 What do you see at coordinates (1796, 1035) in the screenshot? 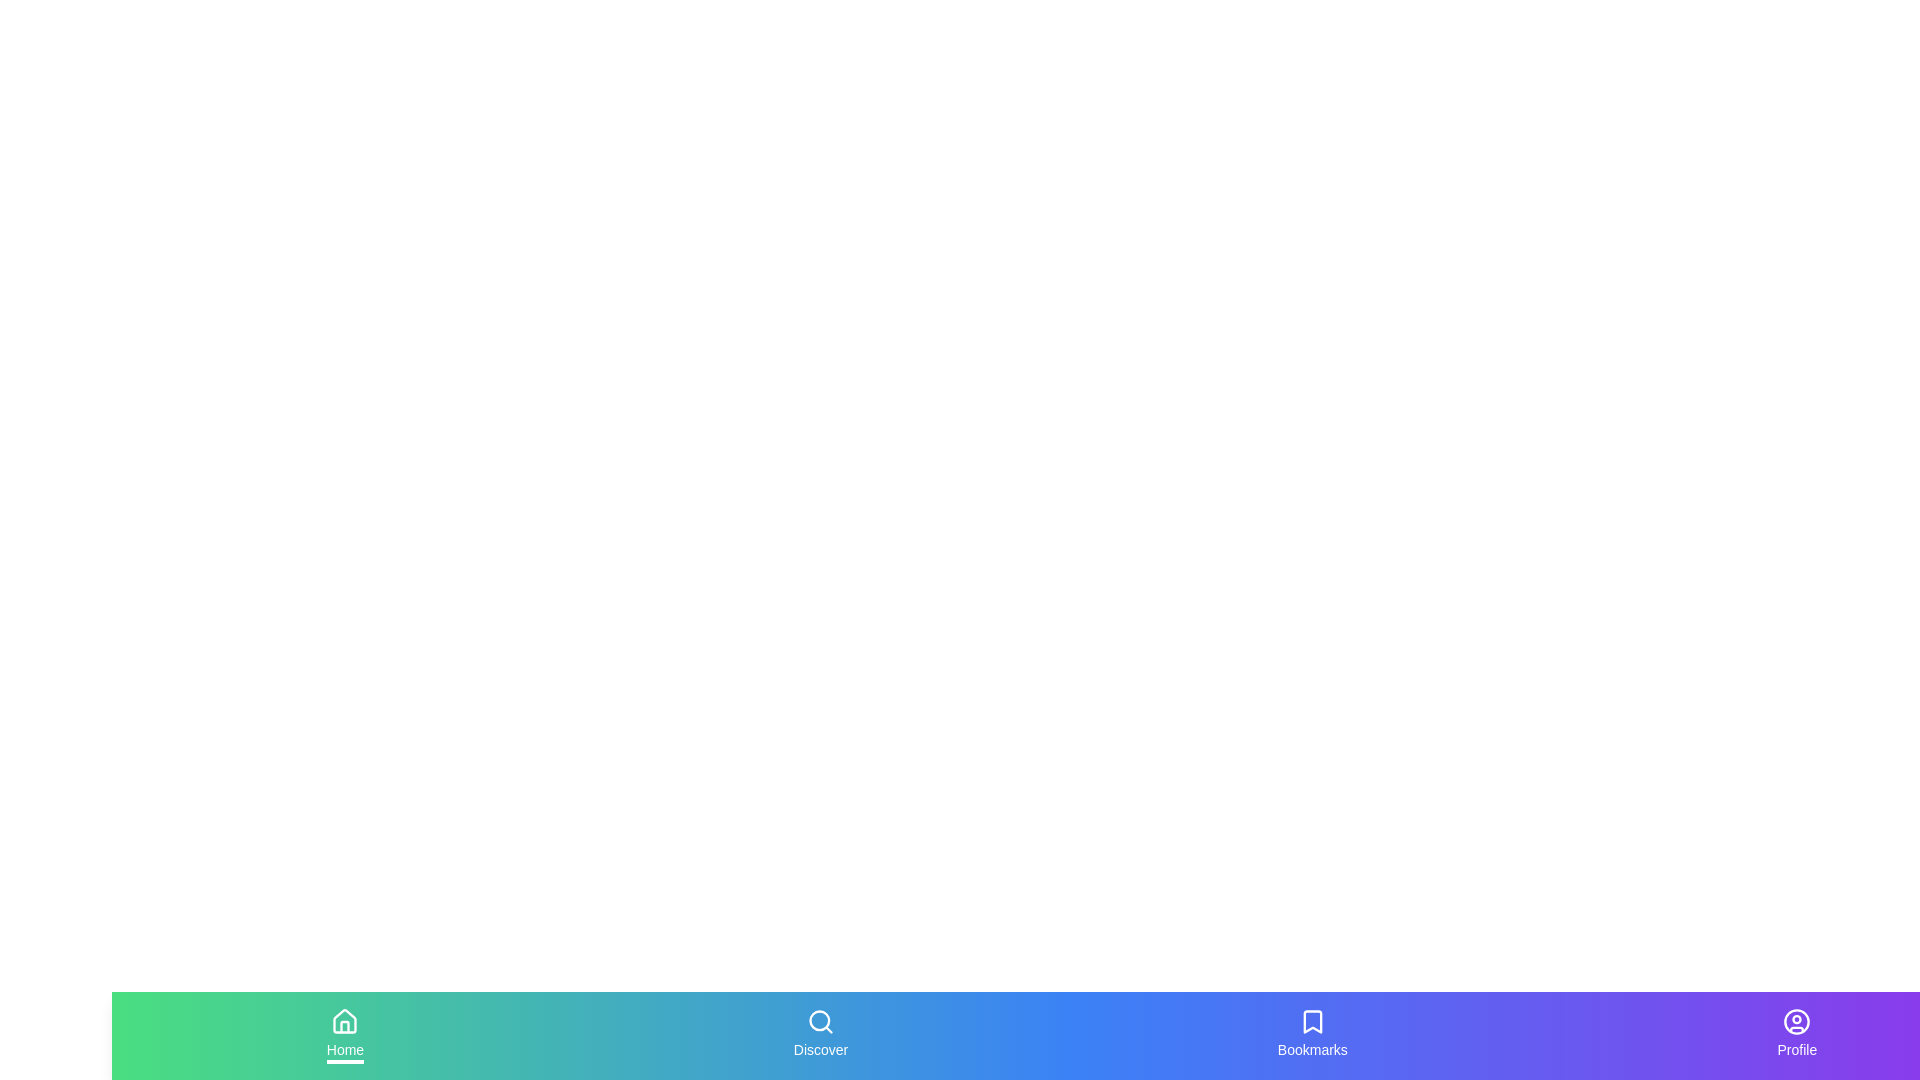
I see `the tab labeled Profile to inspect its icon and label` at bounding box center [1796, 1035].